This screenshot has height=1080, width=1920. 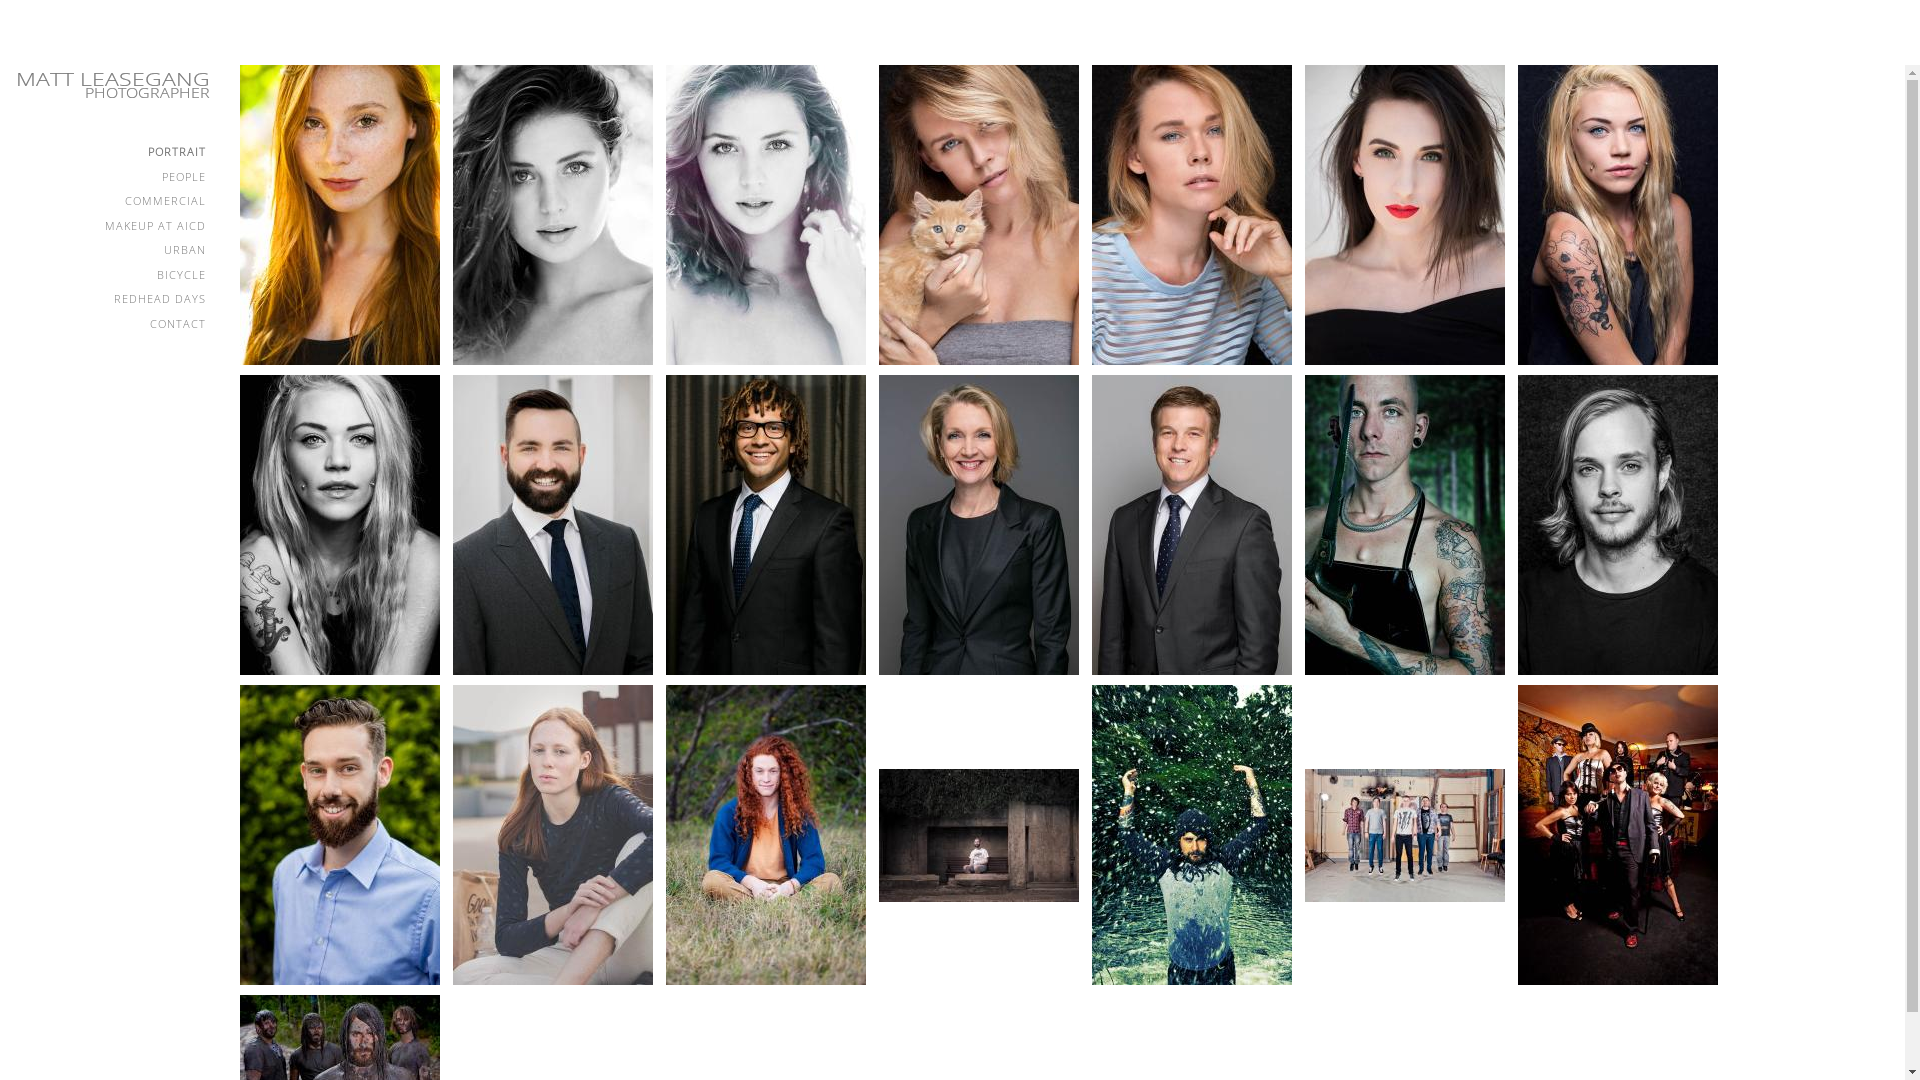 I want to click on 'PEOPLE', so click(x=109, y=176).